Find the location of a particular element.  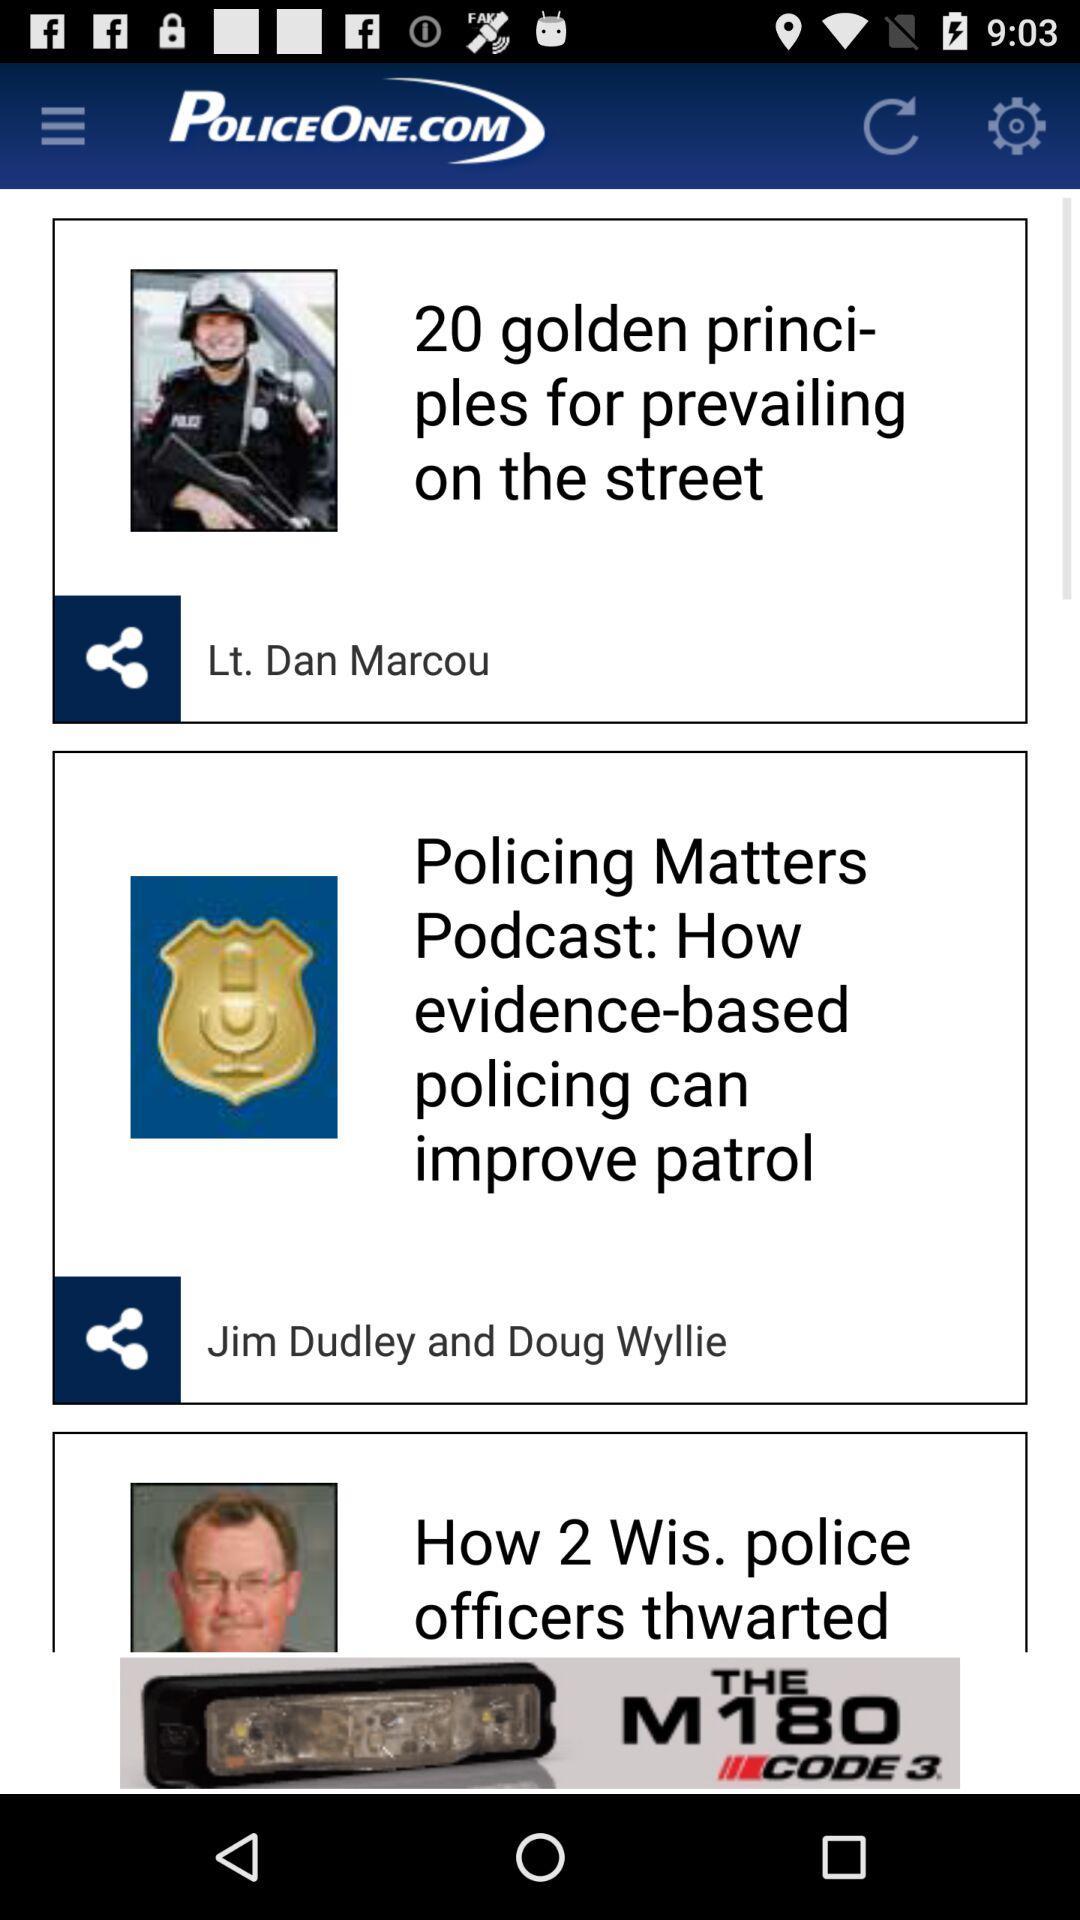

settings is located at coordinates (1017, 124).